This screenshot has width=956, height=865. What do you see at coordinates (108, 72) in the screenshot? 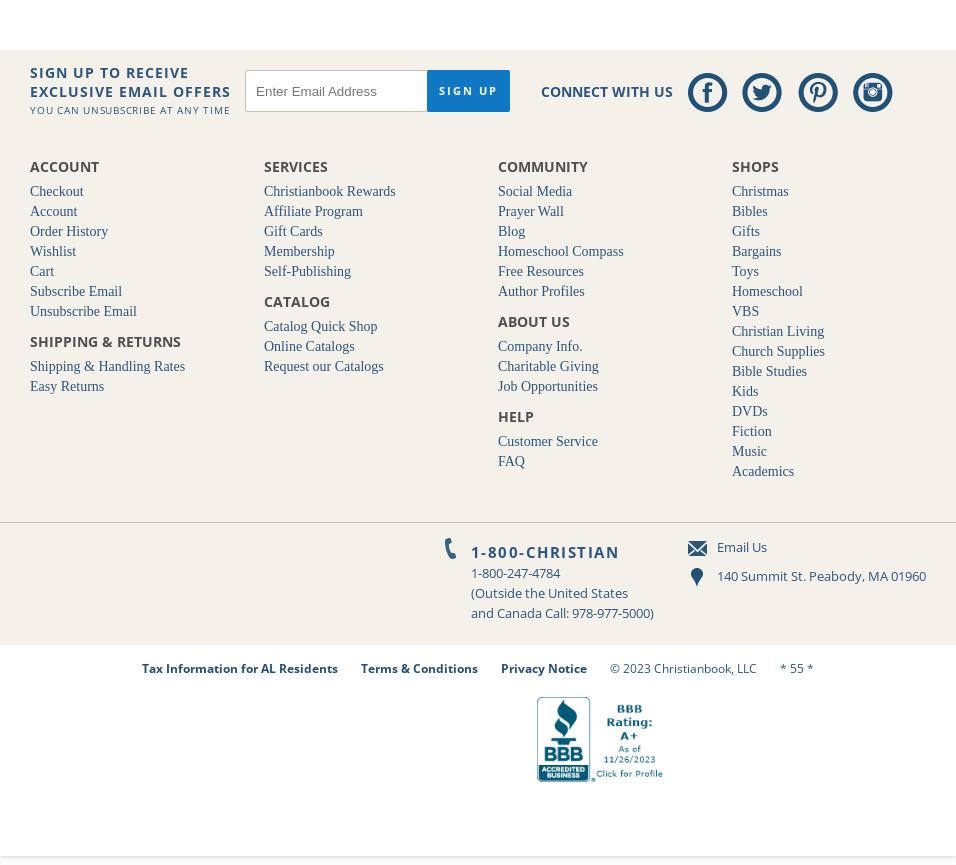
I see `'Sign Up To Receive'` at bounding box center [108, 72].